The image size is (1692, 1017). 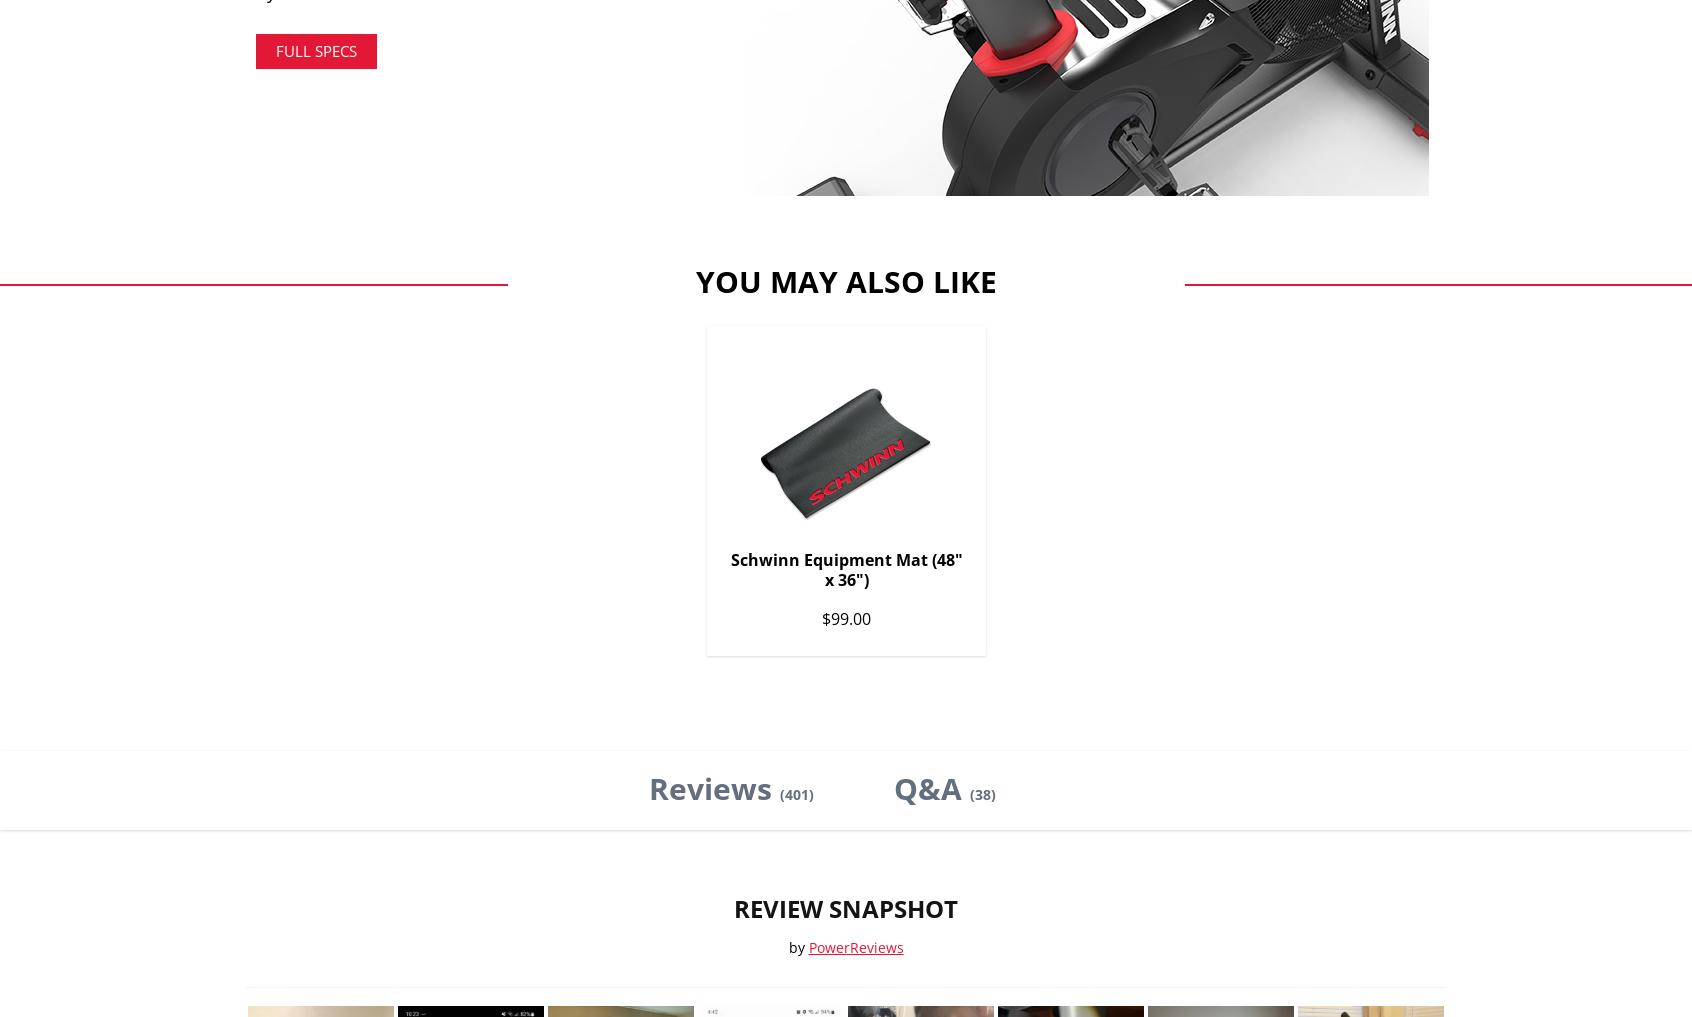 What do you see at coordinates (982, 792) in the screenshot?
I see `'(38)'` at bounding box center [982, 792].